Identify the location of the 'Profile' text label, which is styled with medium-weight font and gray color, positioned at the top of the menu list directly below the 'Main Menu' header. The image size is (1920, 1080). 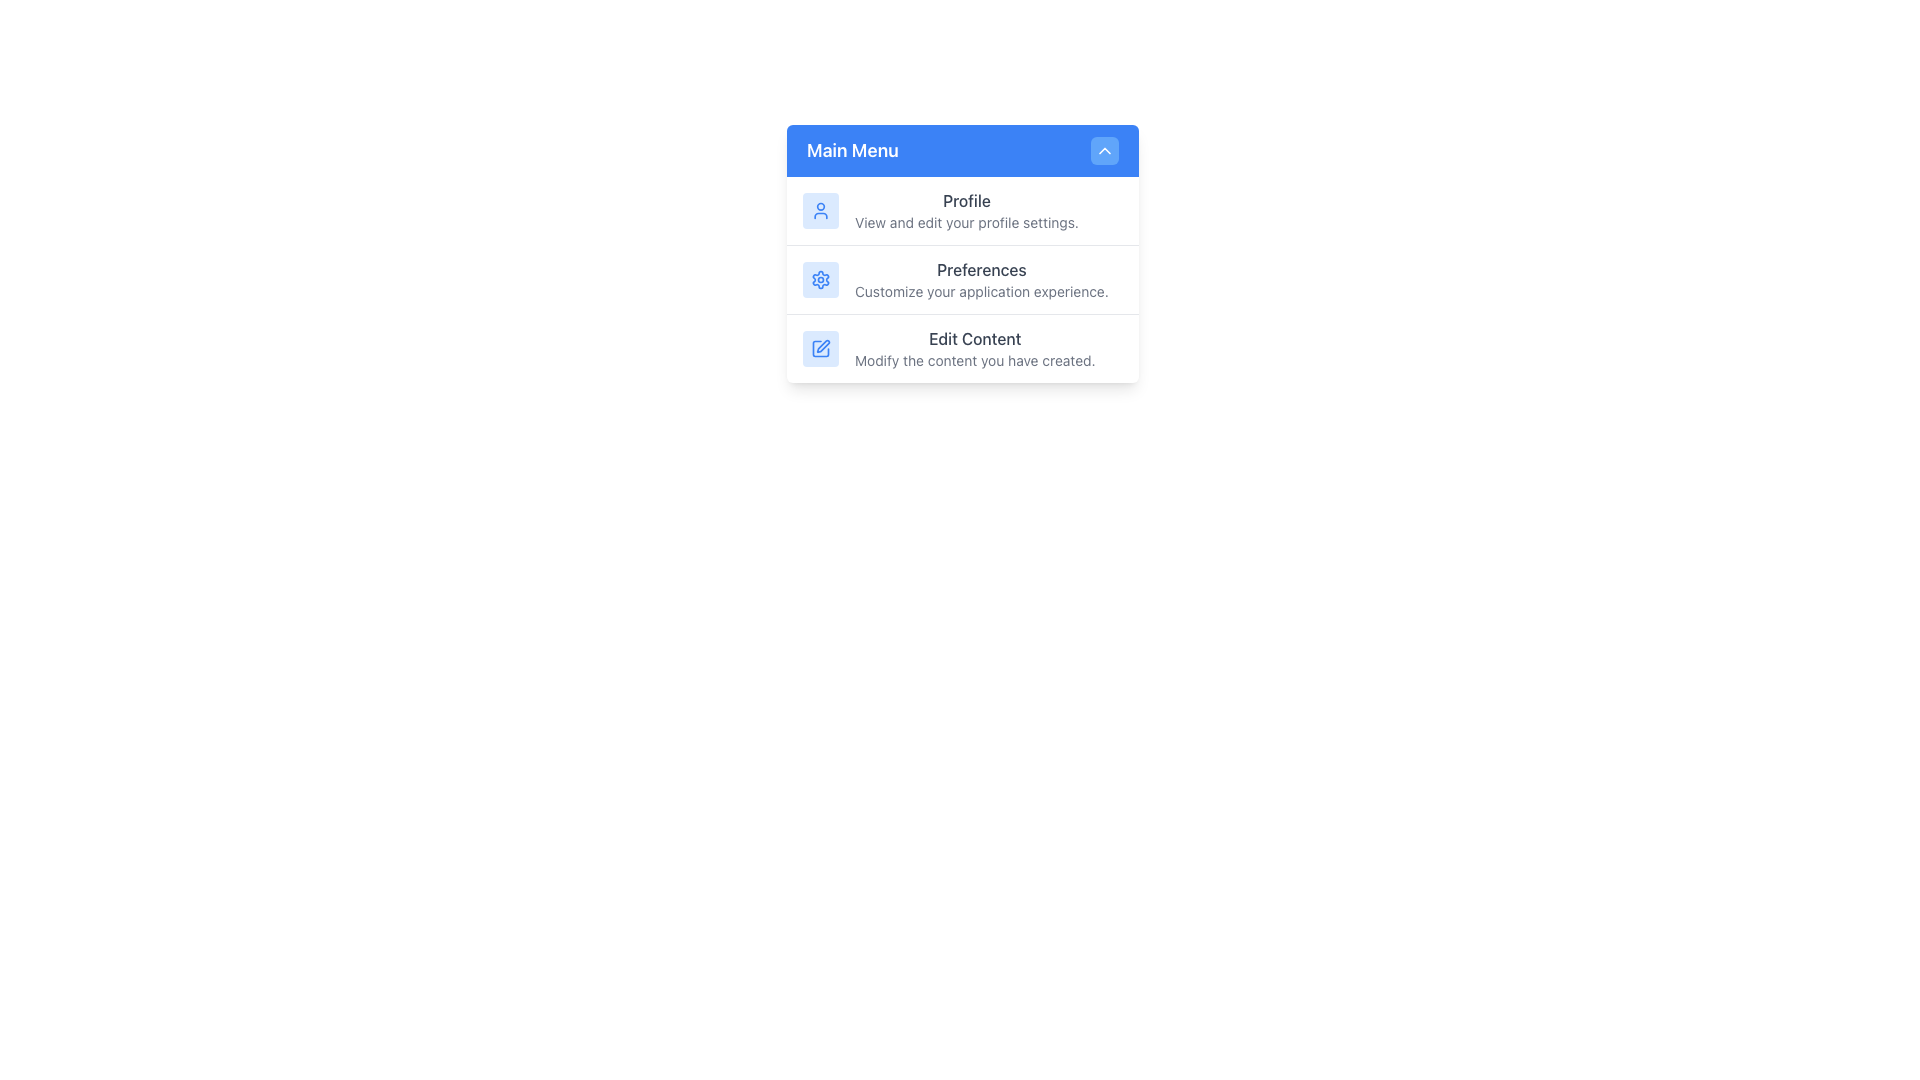
(966, 200).